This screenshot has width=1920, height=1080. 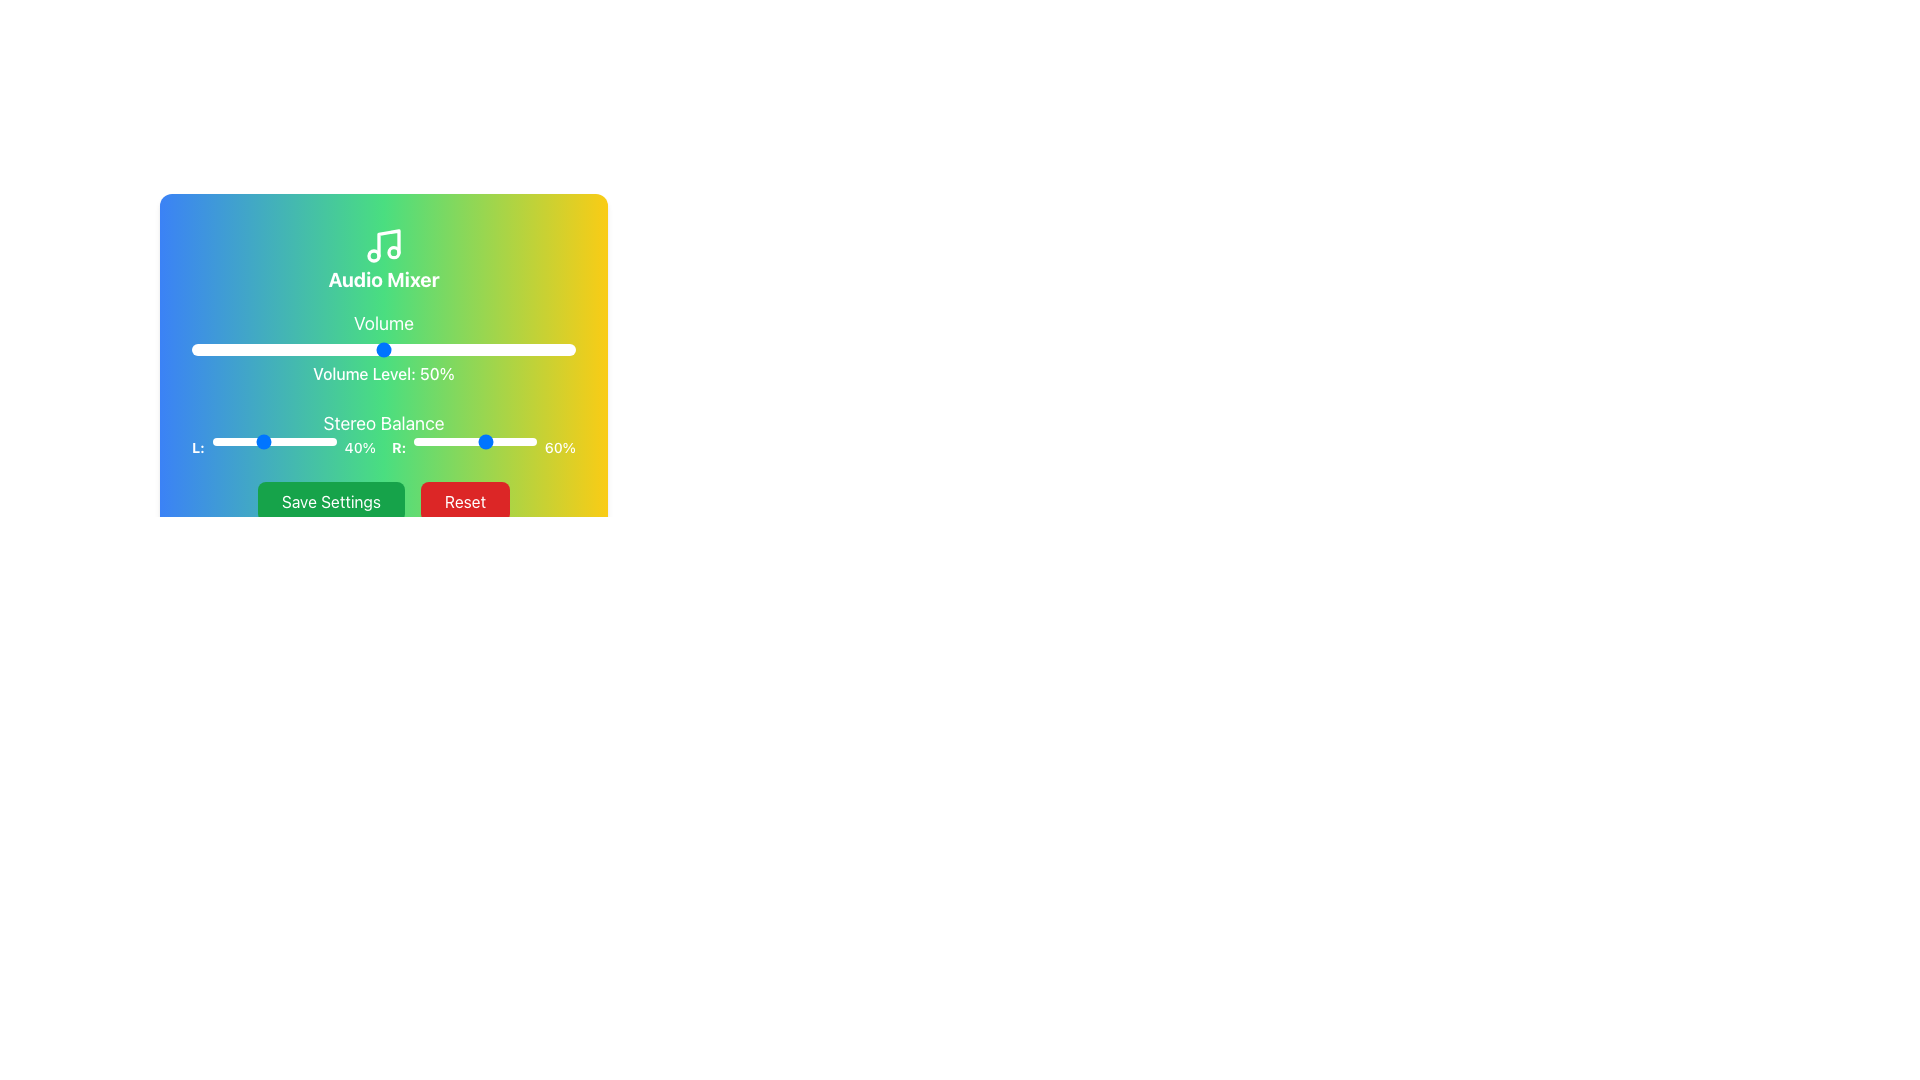 I want to click on the left stereo balance, so click(x=270, y=441).